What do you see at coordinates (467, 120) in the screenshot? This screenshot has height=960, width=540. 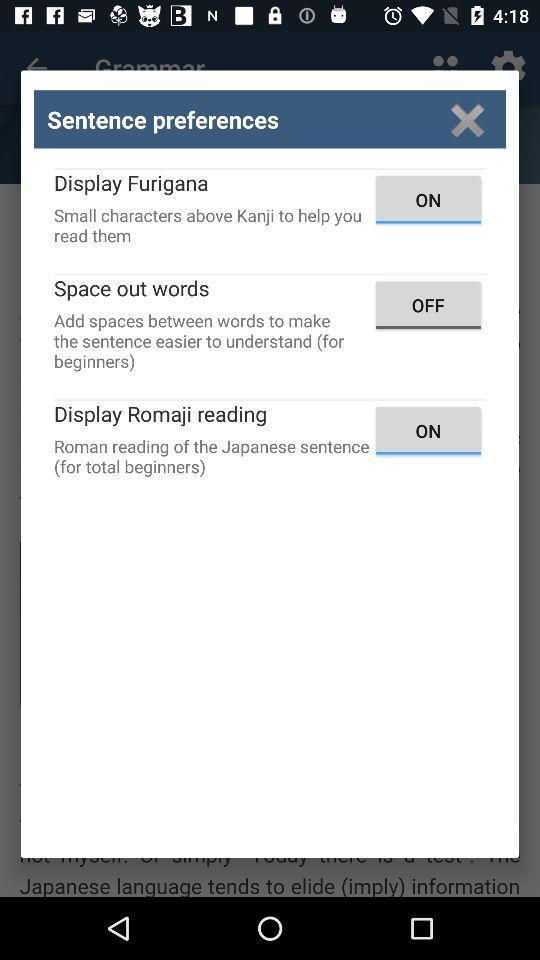 I see `window` at bounding box center [467, 120].